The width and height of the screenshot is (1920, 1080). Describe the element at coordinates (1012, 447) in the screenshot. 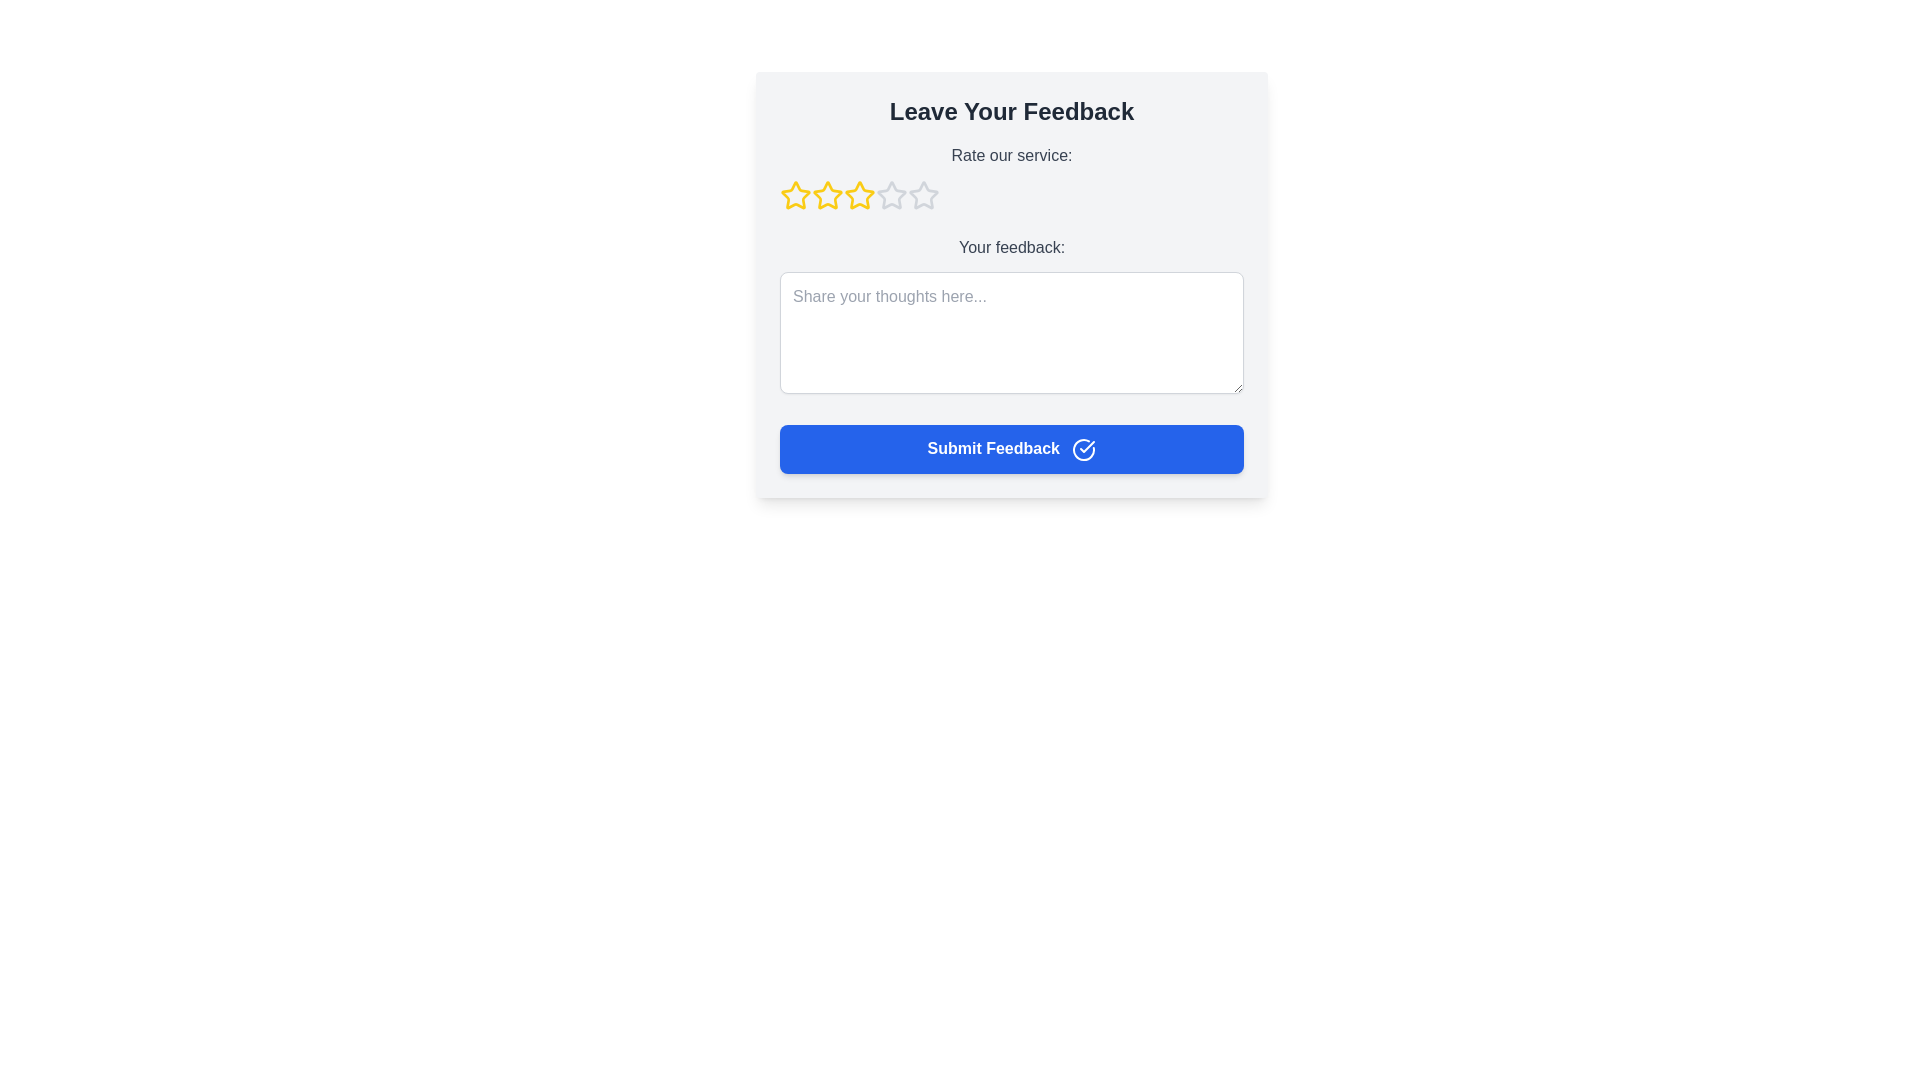

I see `the submit button located at the bottom of the feedback form` at that location.